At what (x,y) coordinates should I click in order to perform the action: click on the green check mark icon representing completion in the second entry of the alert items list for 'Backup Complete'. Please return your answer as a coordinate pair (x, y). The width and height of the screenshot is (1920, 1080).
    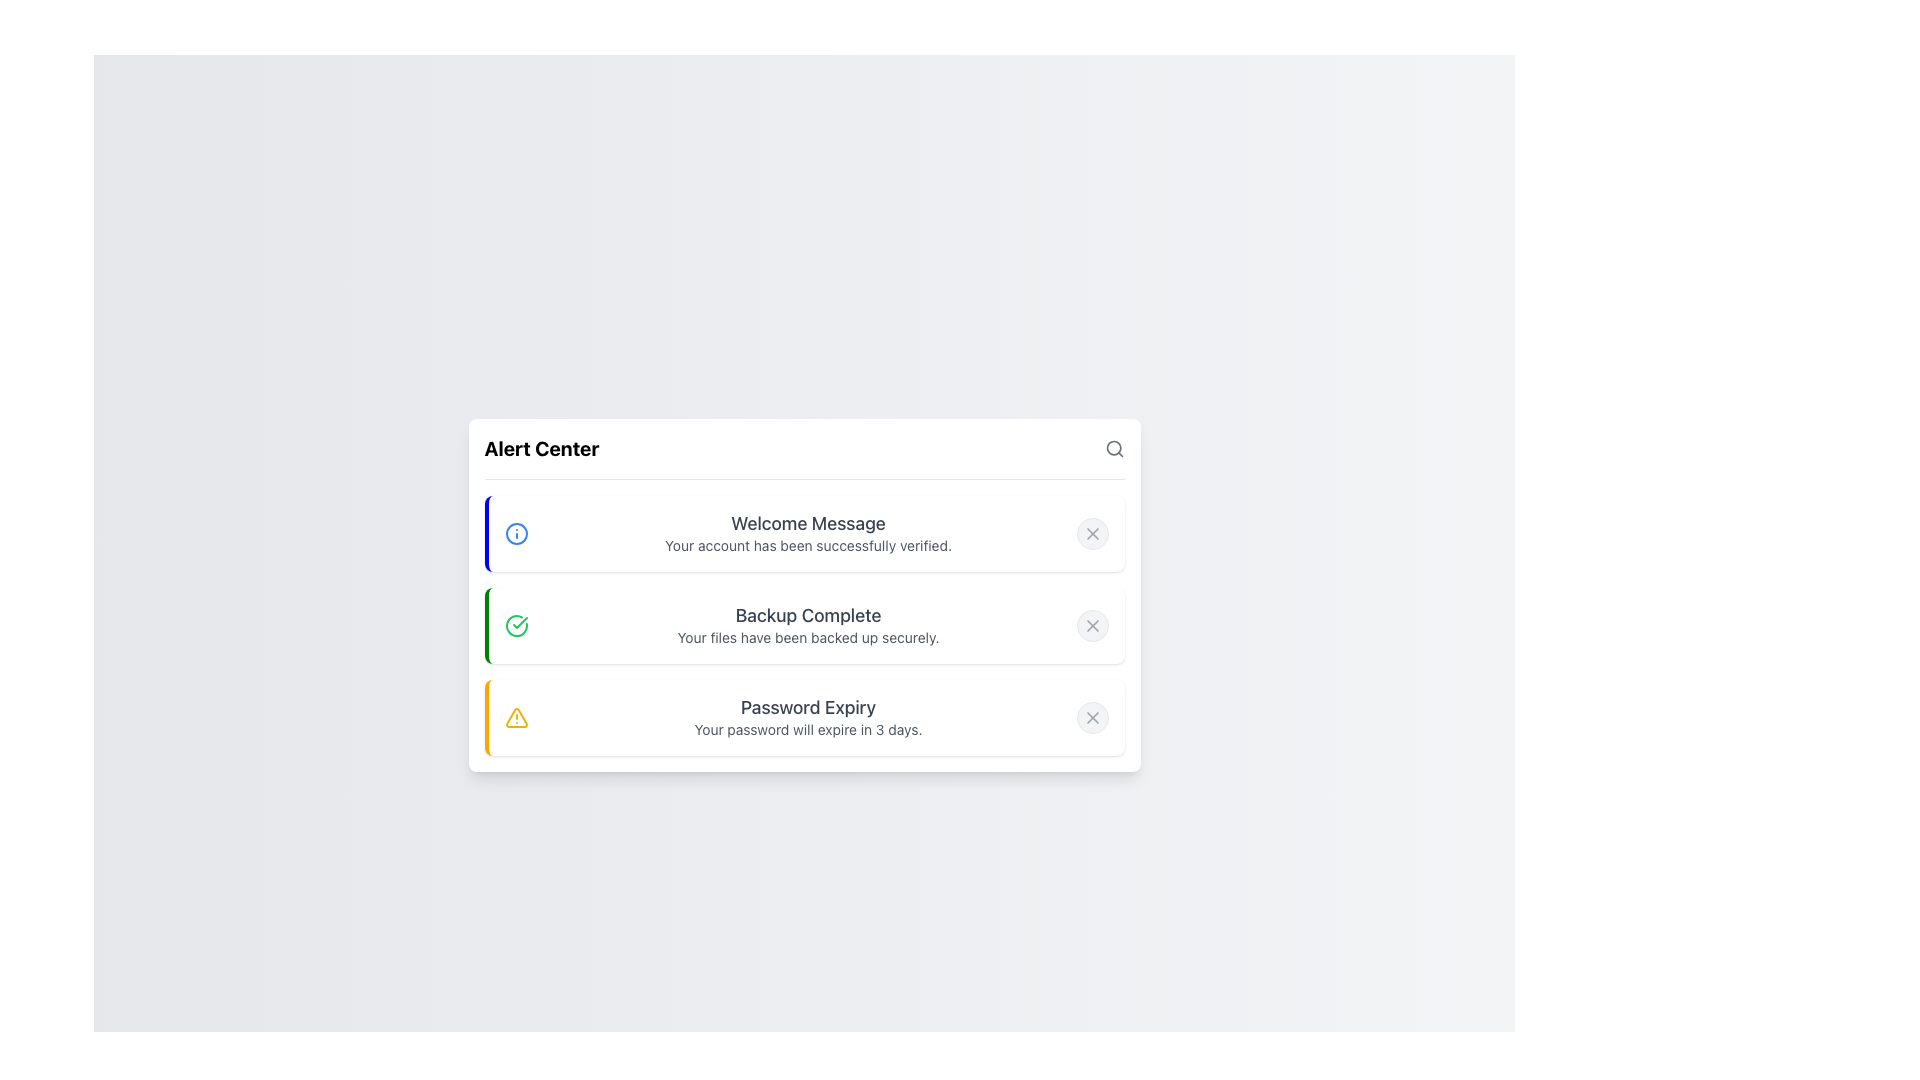
    Looking at the image, I should click on (519, 621).